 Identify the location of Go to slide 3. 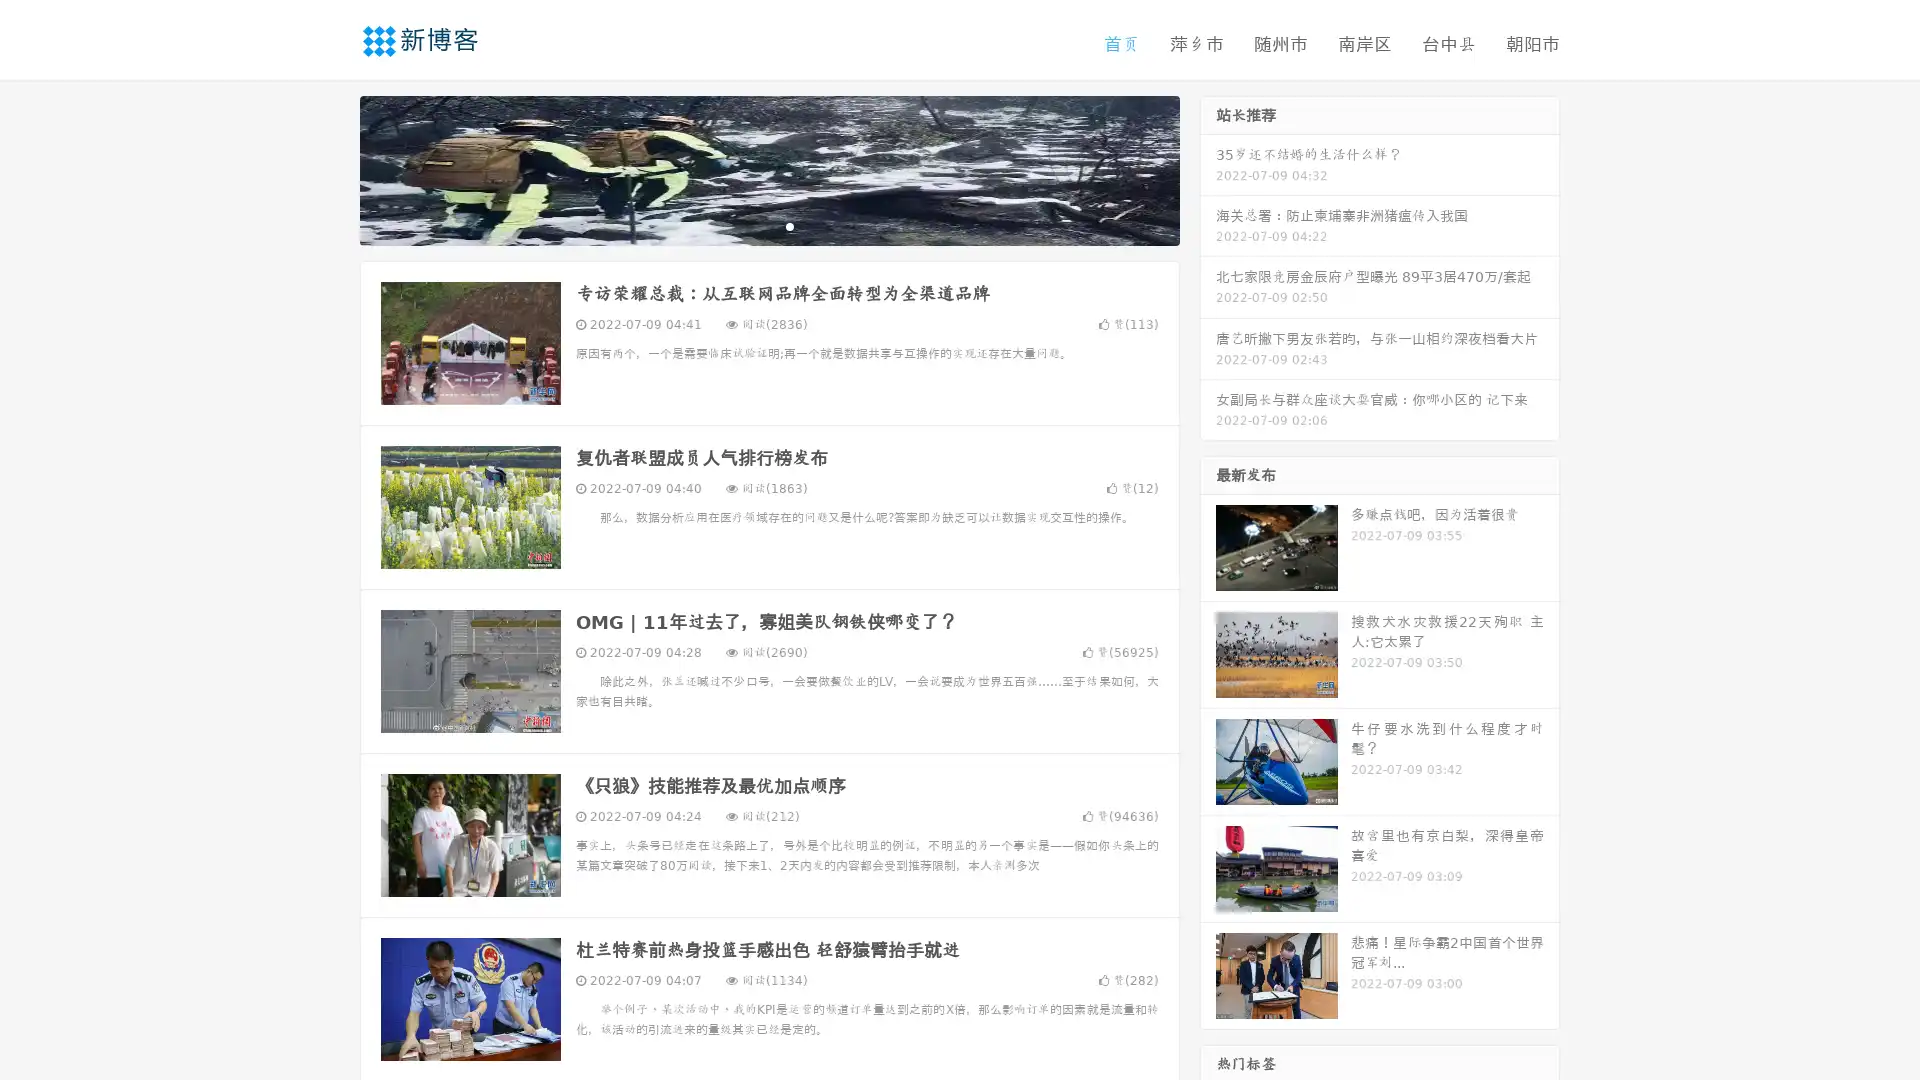
(789, 225).